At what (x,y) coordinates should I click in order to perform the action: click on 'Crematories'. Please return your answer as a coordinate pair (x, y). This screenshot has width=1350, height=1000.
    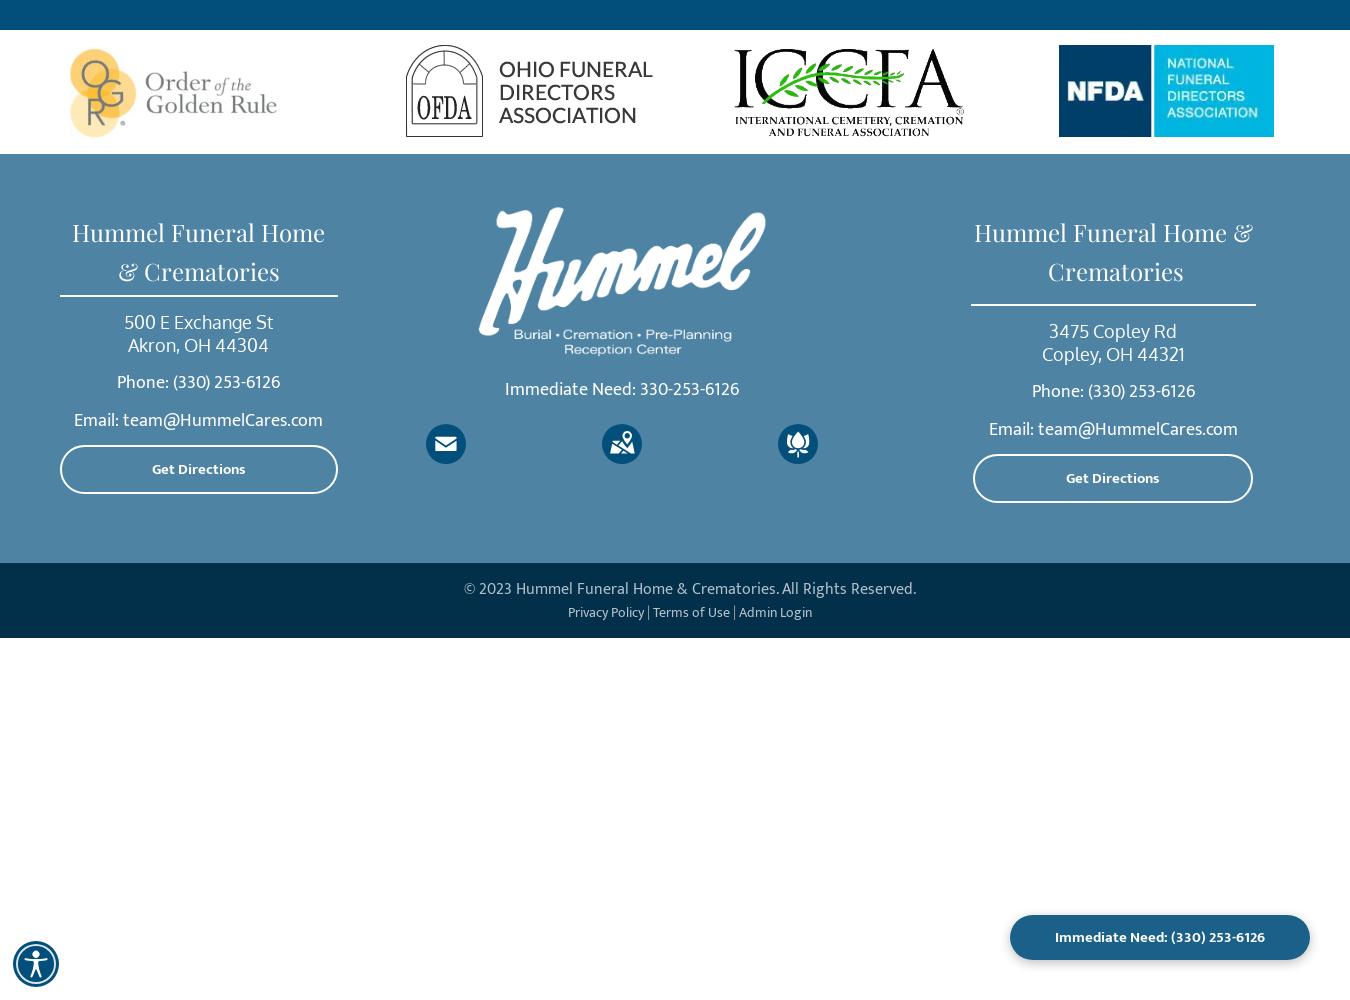
    Looking at the image, I should click on (1112, 271).